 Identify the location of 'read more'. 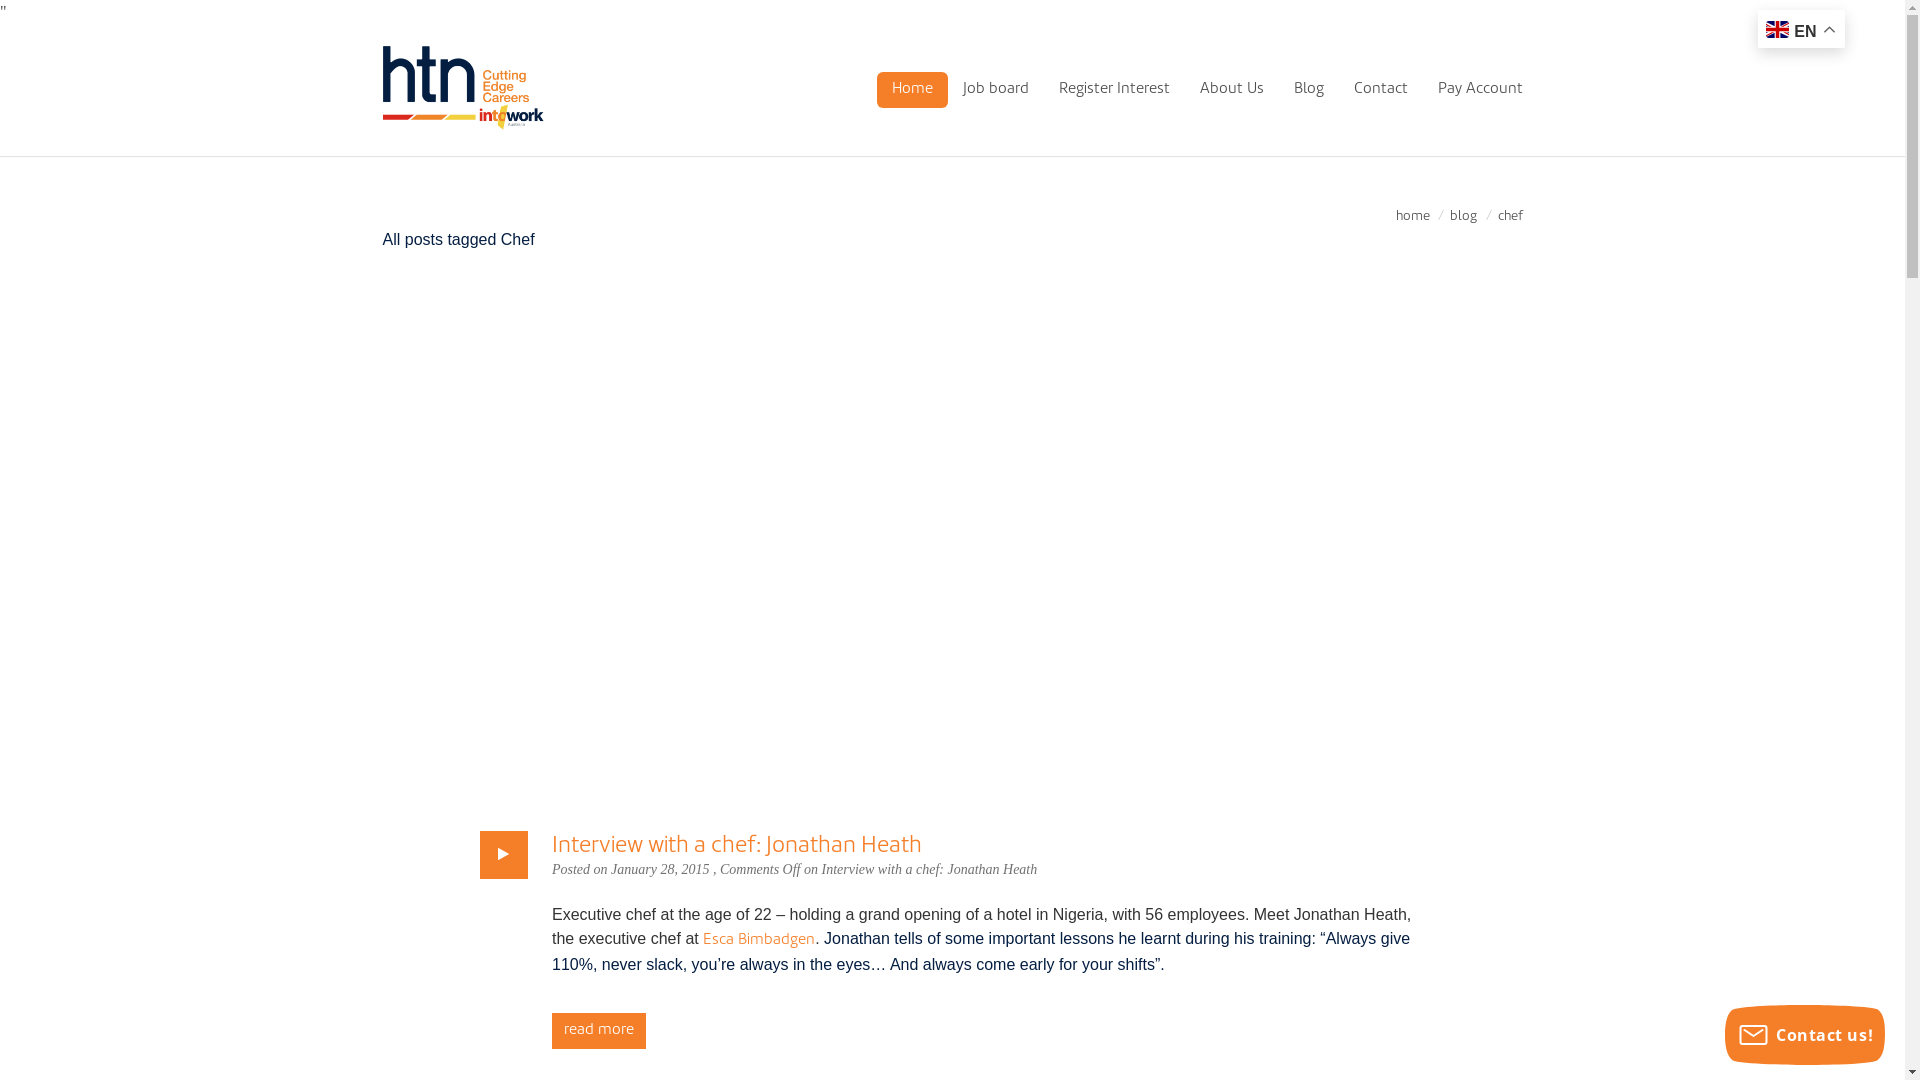
(598, 1030).